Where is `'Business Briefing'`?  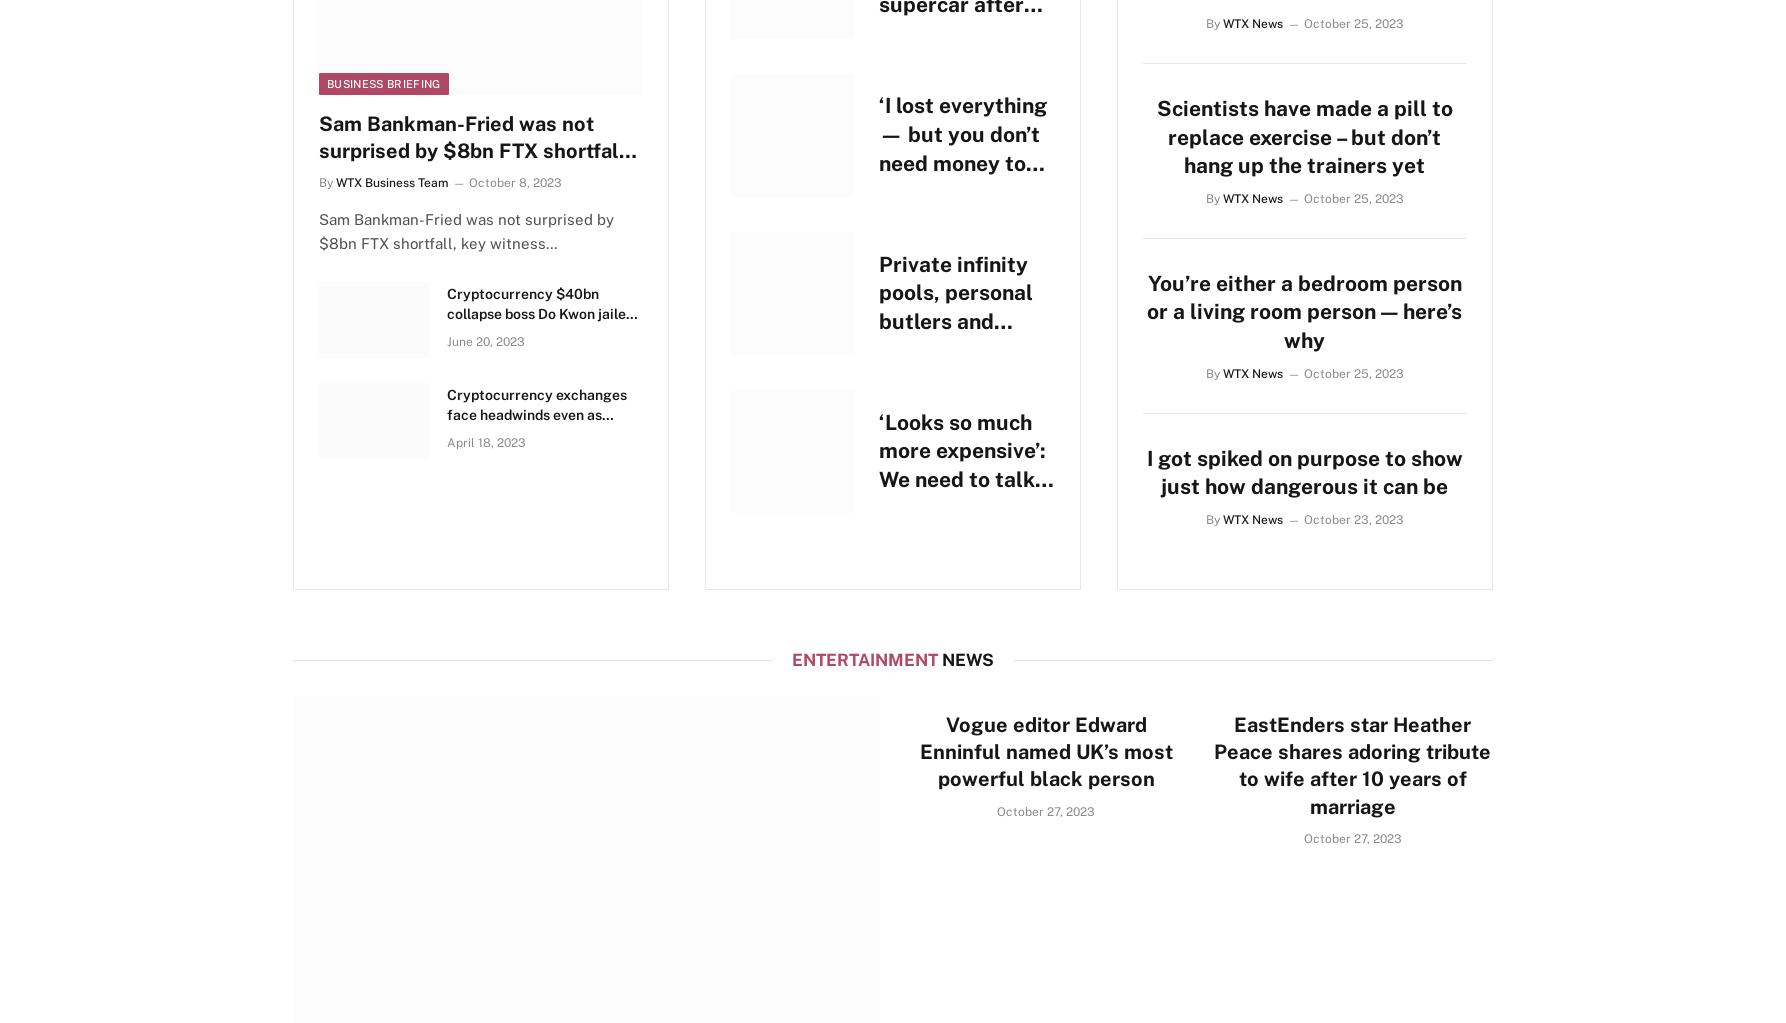
'Business Briefing' is located at coordinates (327, 82).